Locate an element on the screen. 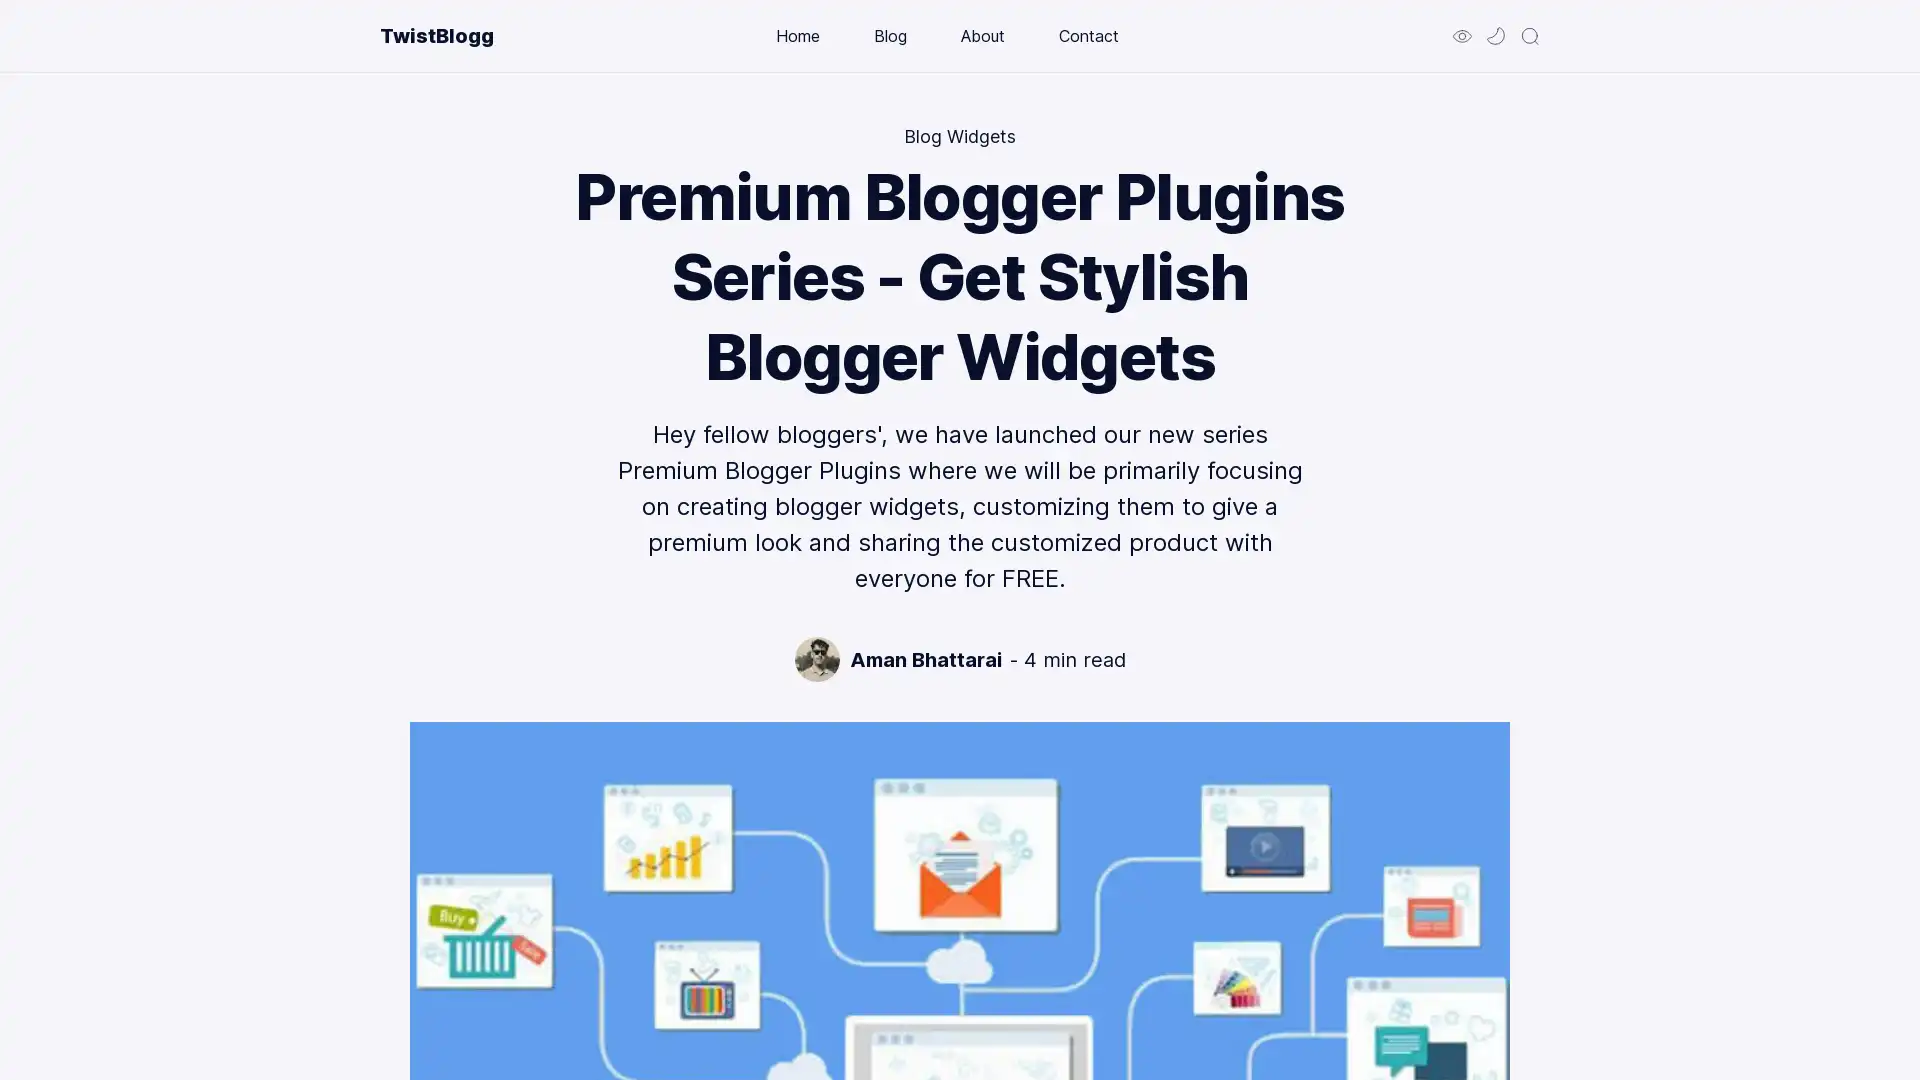  Readmode is located at coordinates (1462, 35).